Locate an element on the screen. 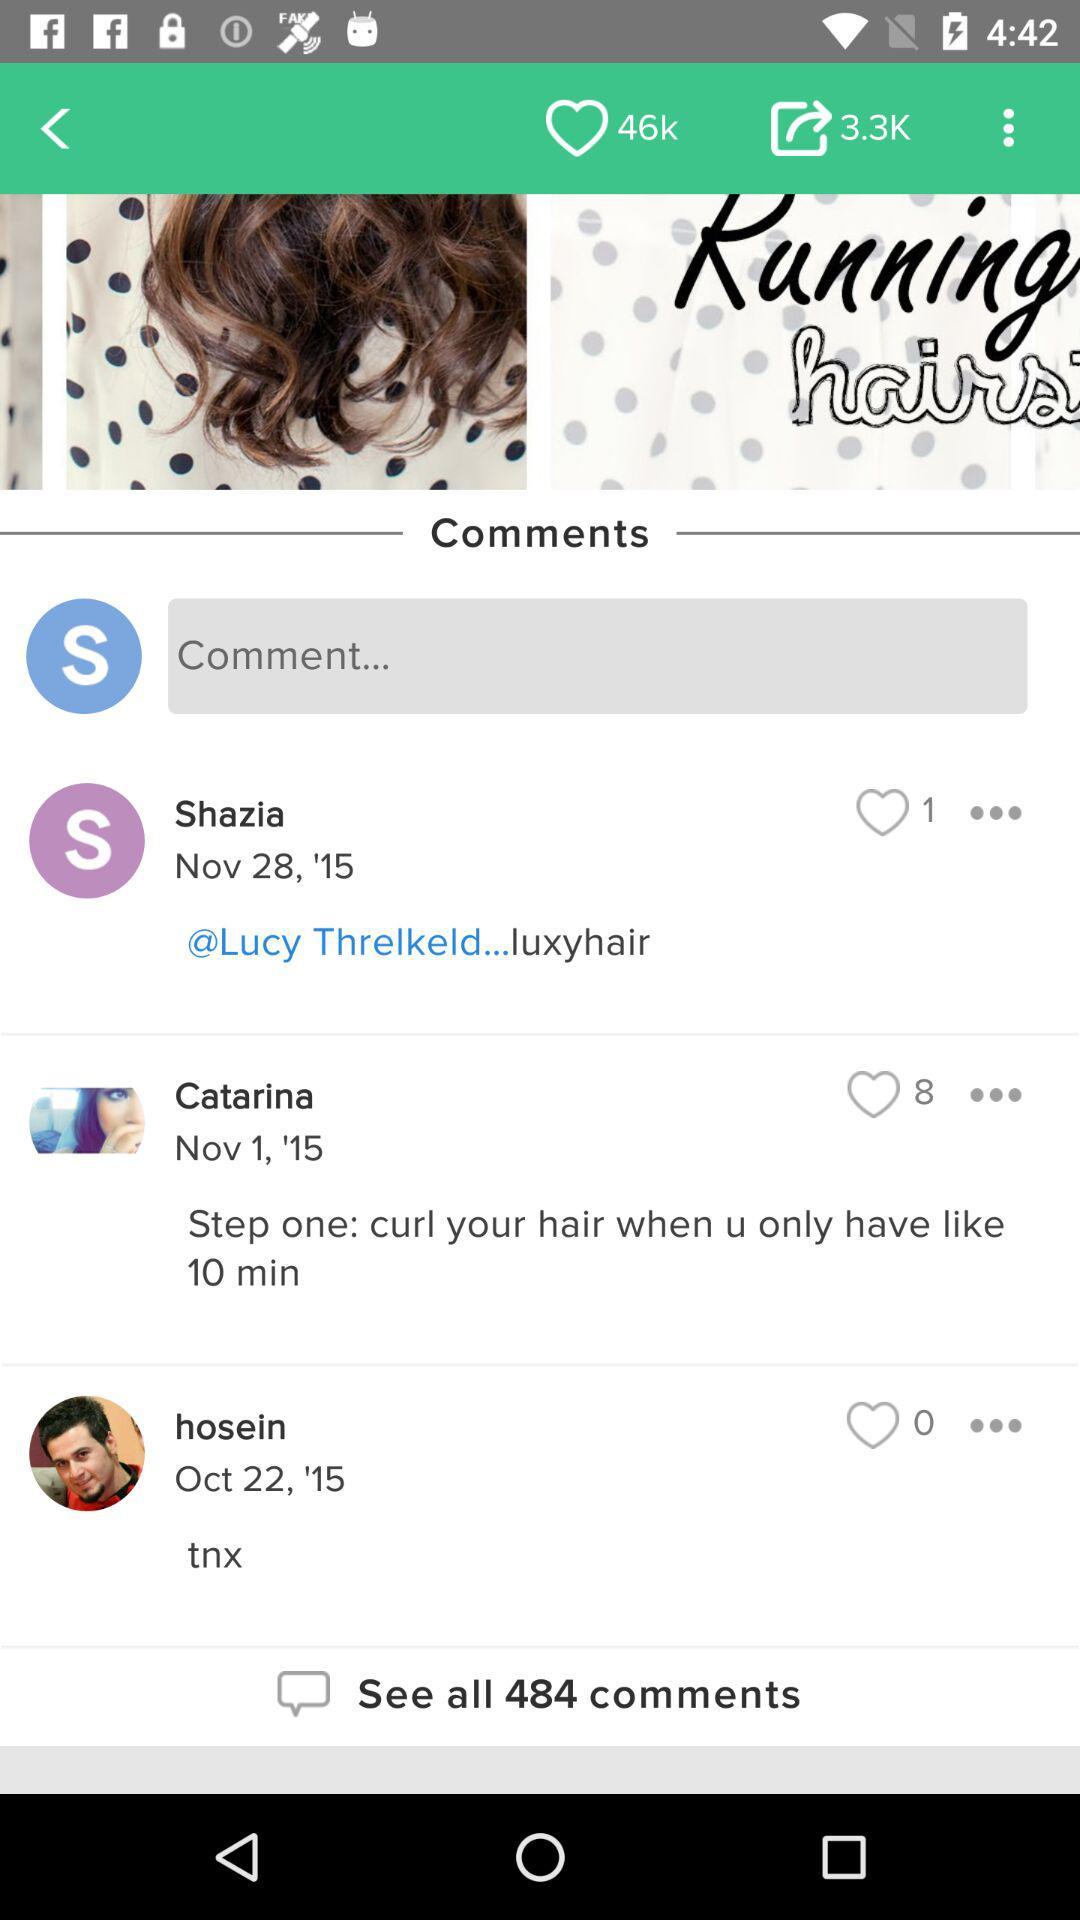  the 46k is located at coordinates (611, 127).